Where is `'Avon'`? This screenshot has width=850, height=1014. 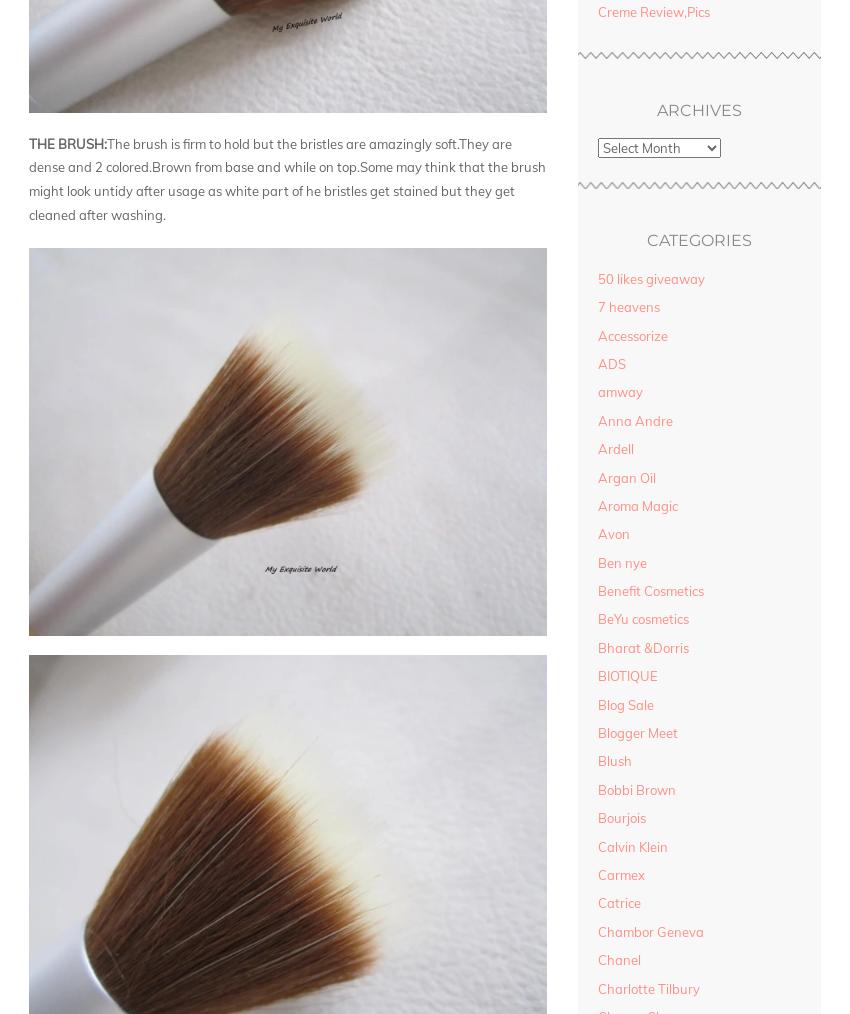 'Avon' is located at coordinates (596, 532).